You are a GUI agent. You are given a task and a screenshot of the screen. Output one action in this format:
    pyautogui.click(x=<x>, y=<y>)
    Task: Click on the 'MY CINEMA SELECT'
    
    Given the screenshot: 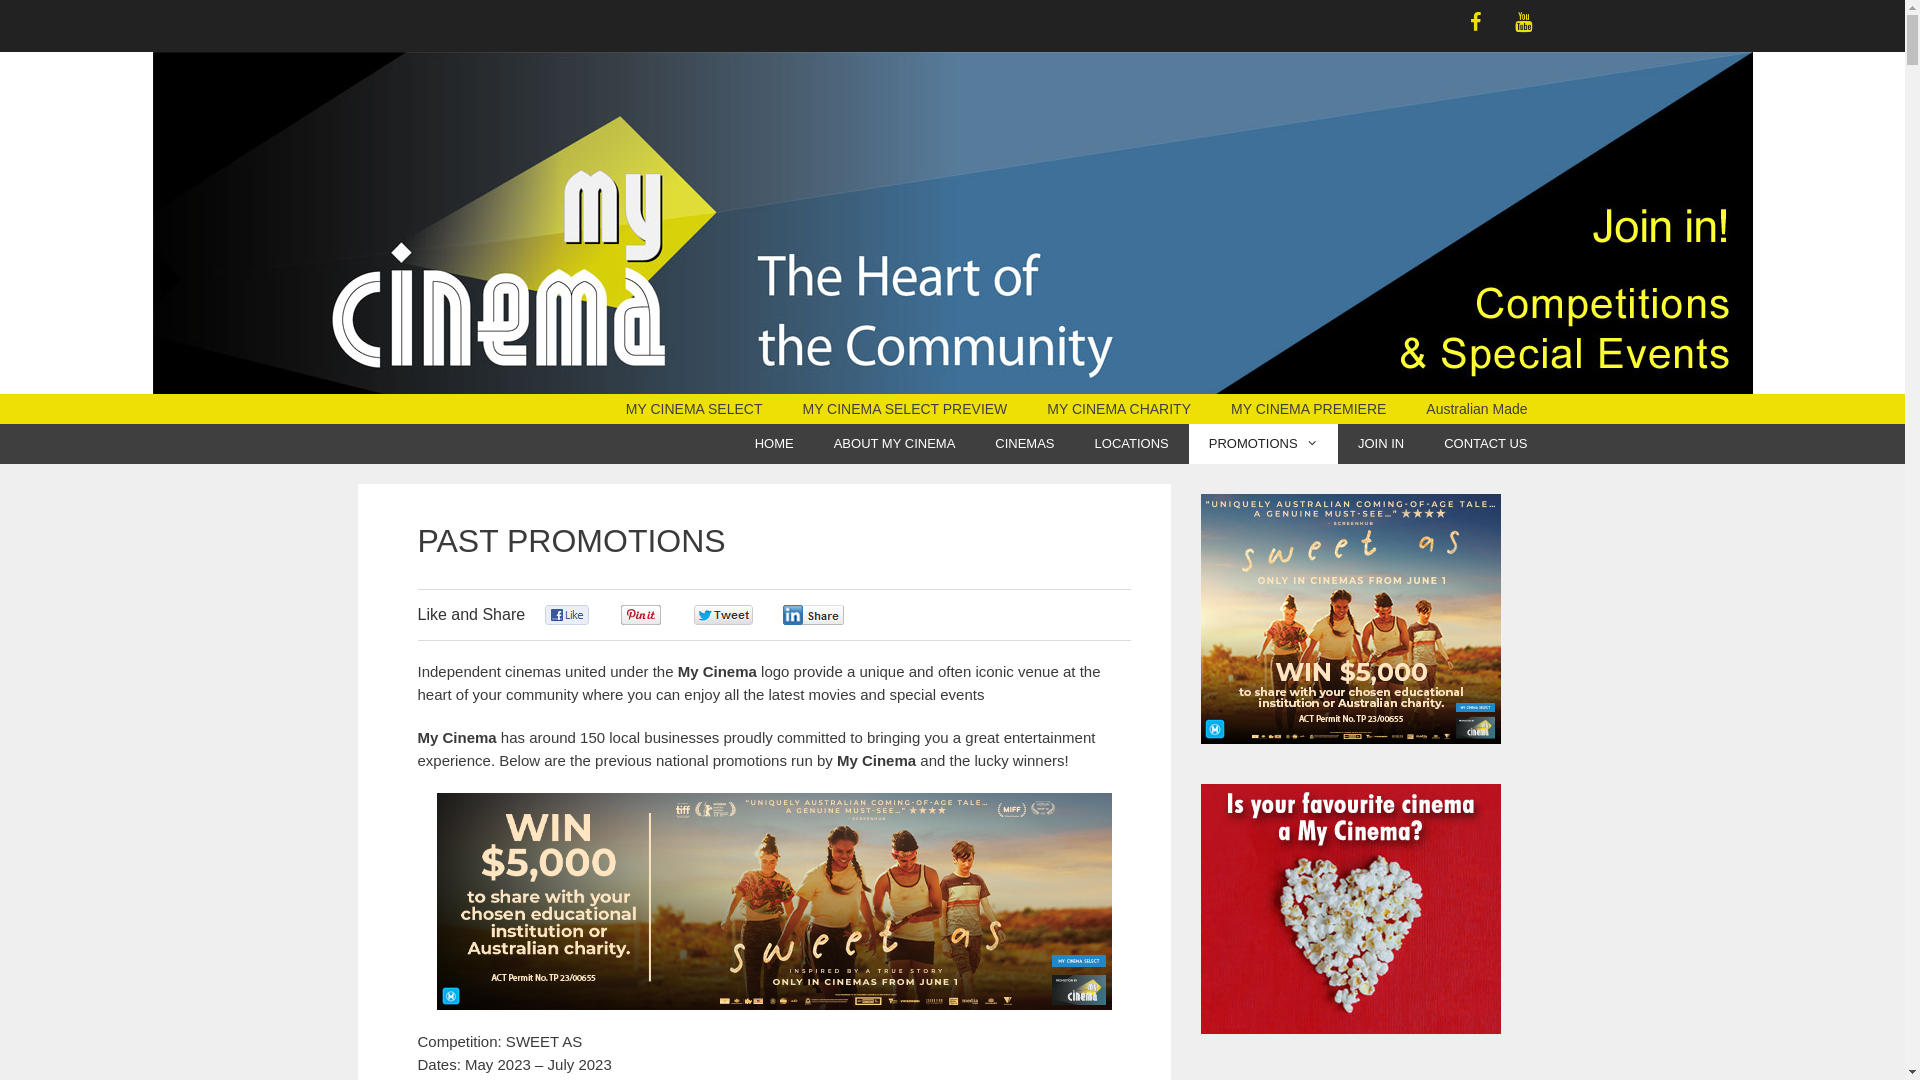 What is the action you would take?
    pyautogui.click(x=604, y=407)
    